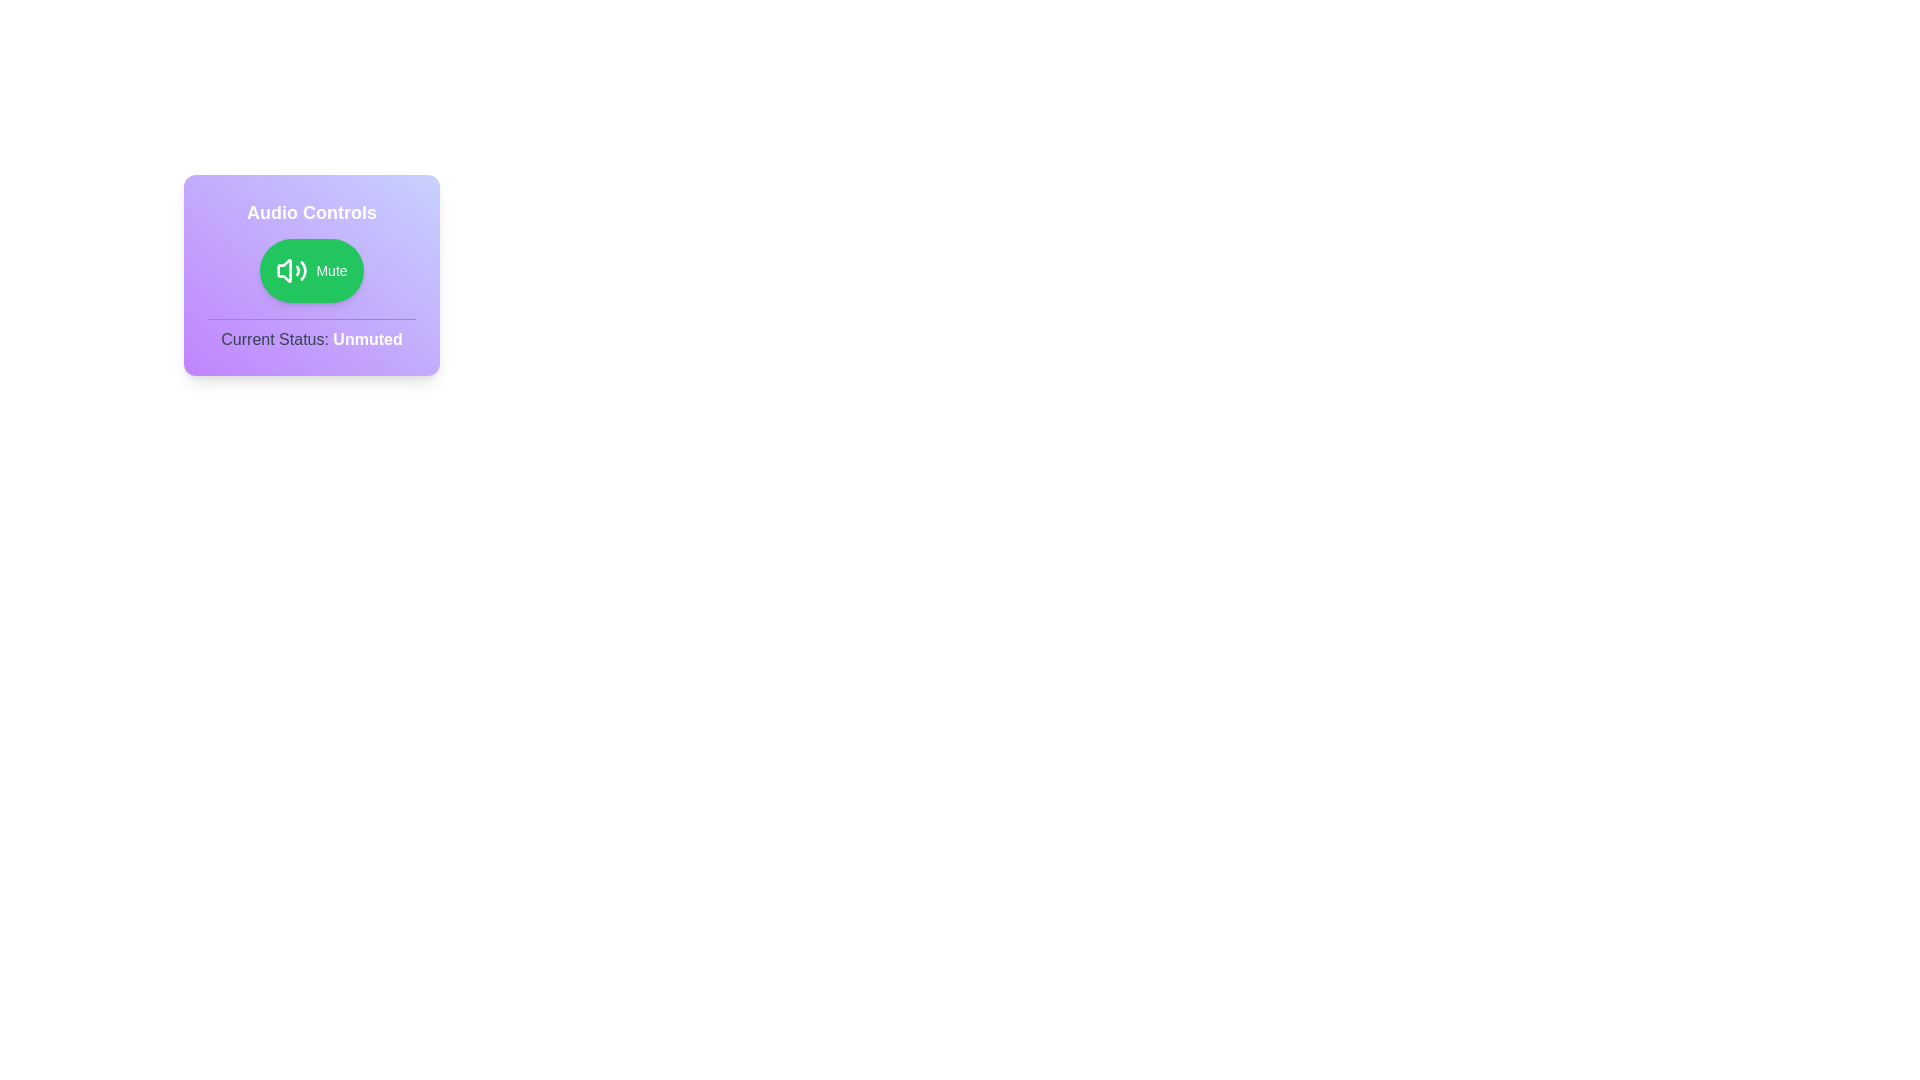 This screenshot has height=1080, width=1920. Describe the element at coordinates (311, 270) in the screenshot. I see `the AudioToggleButton to toggle its state between mute and unmute` at that location.